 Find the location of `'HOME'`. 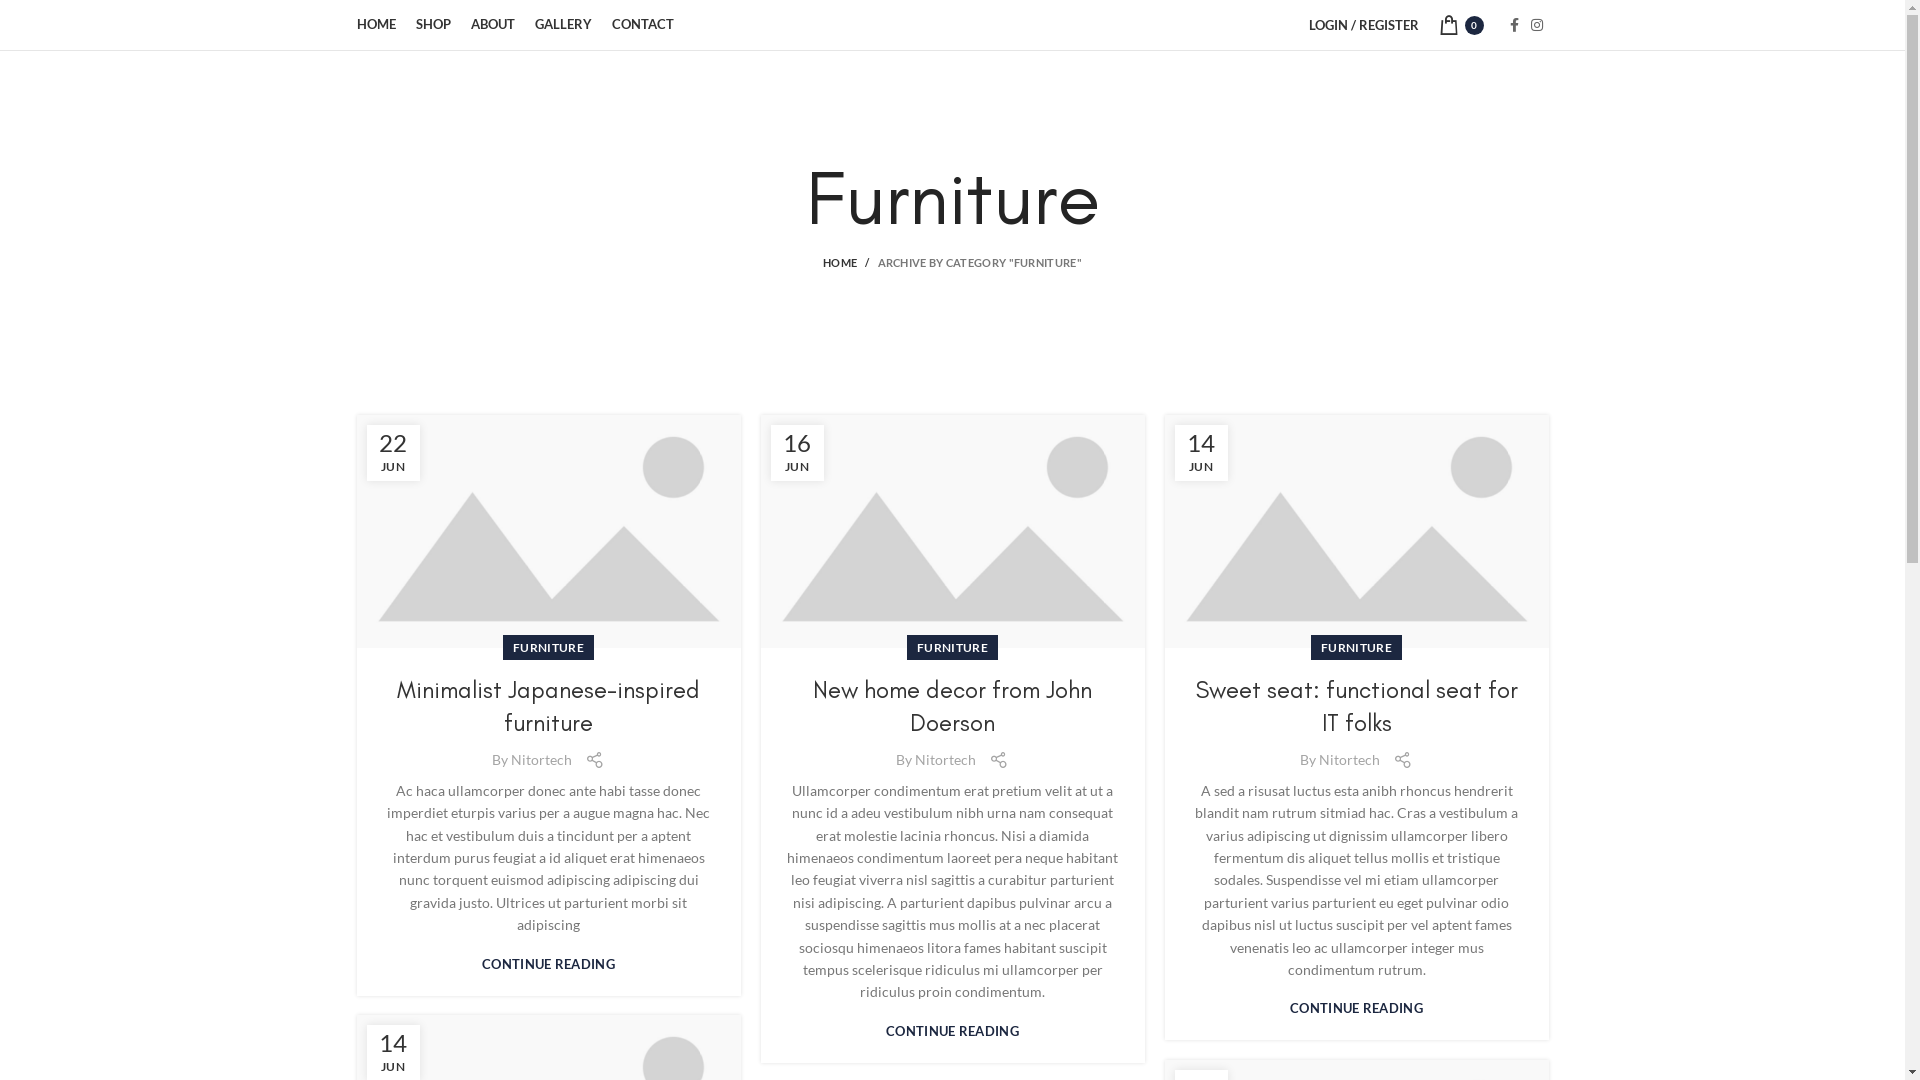

'HOME' is located at coordinates (822, 261).